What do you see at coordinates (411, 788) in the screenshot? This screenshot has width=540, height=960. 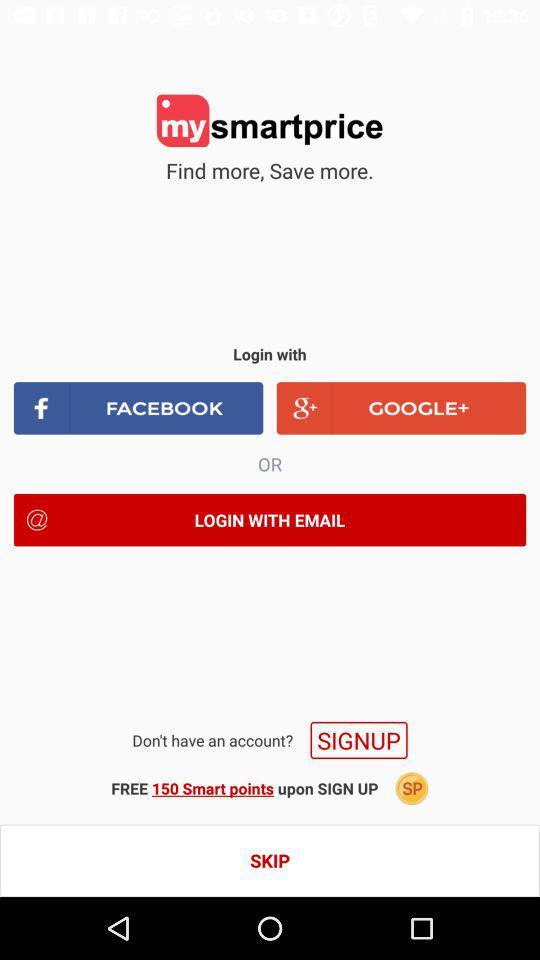 I see `the icon next to free 150 smart` at bounding box center [411, 788].